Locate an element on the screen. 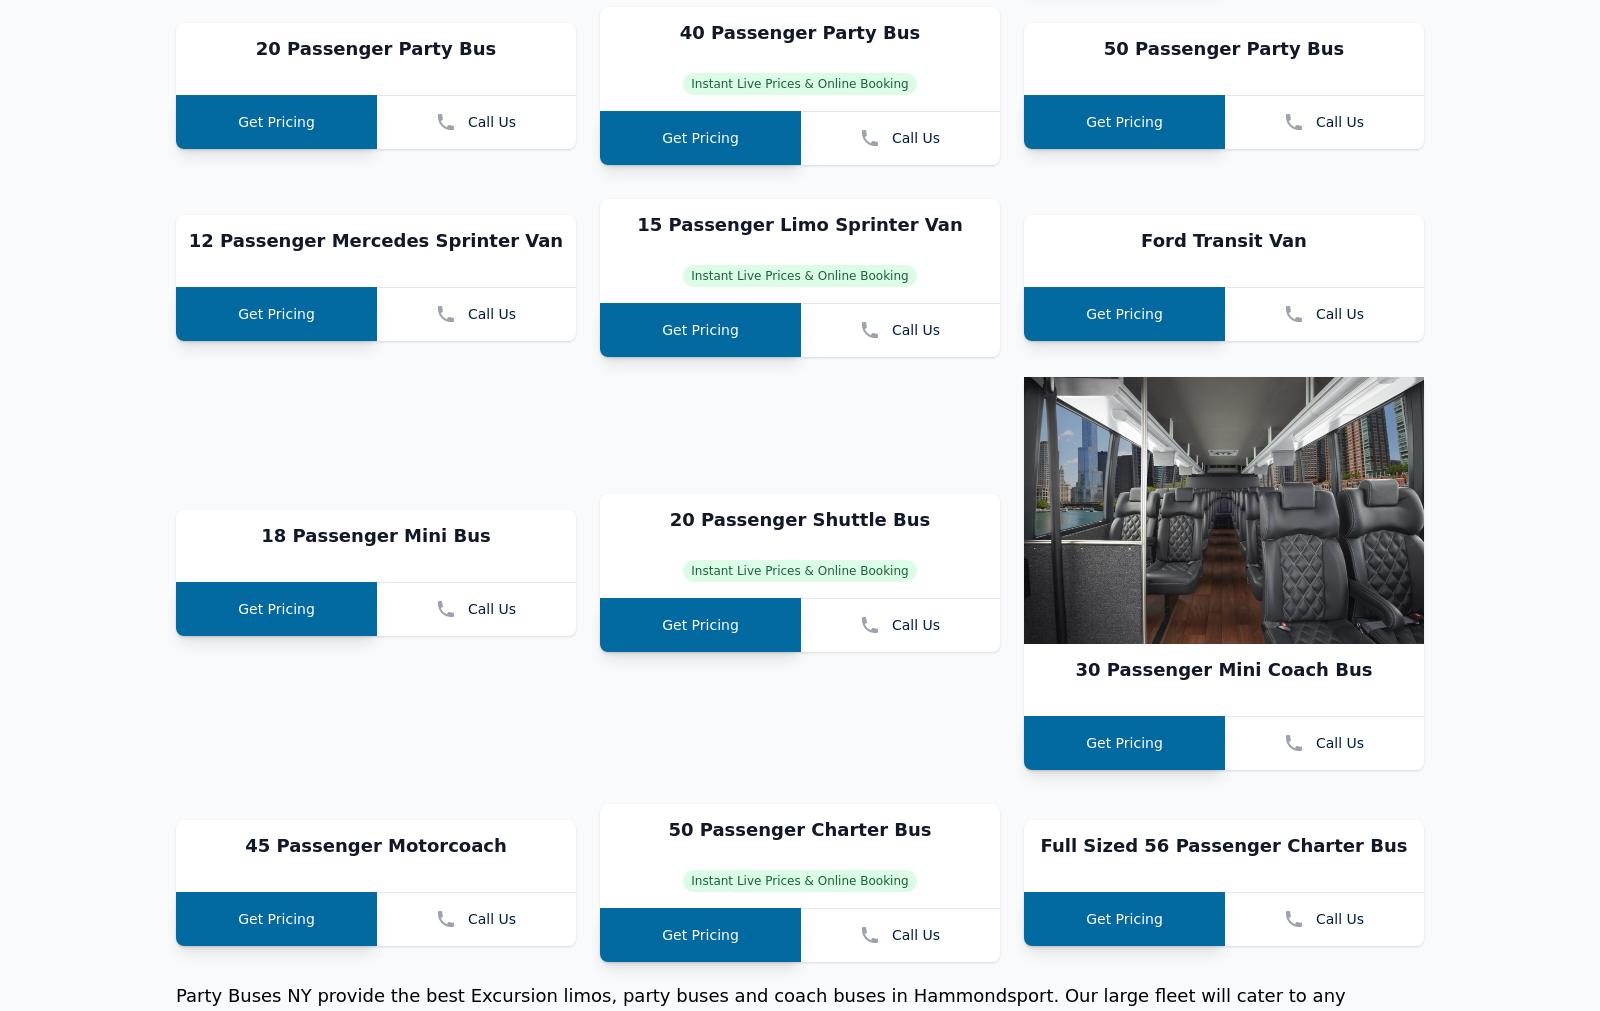  '20 Passenger Party Bus' is located at coordinates (375, 315).